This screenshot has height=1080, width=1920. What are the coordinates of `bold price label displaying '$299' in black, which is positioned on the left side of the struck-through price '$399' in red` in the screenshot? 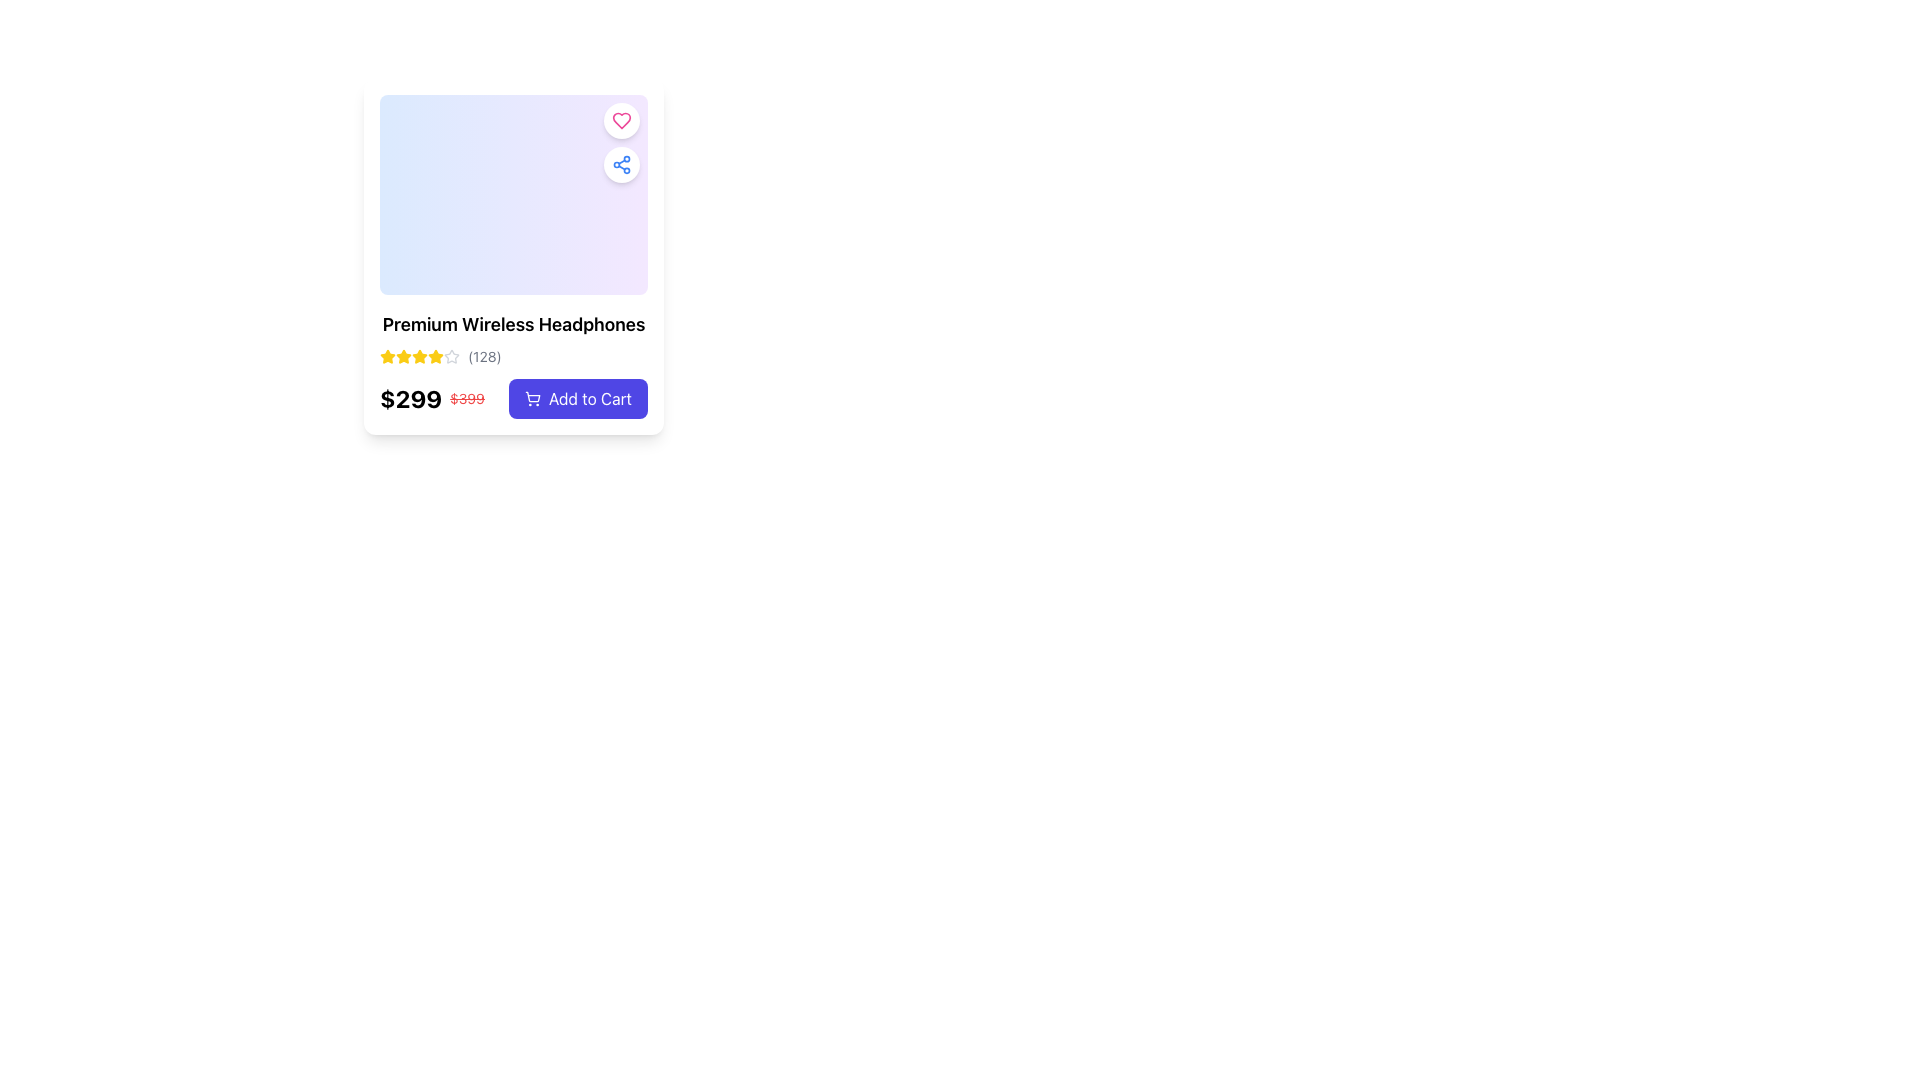 It's located at (410, 398).